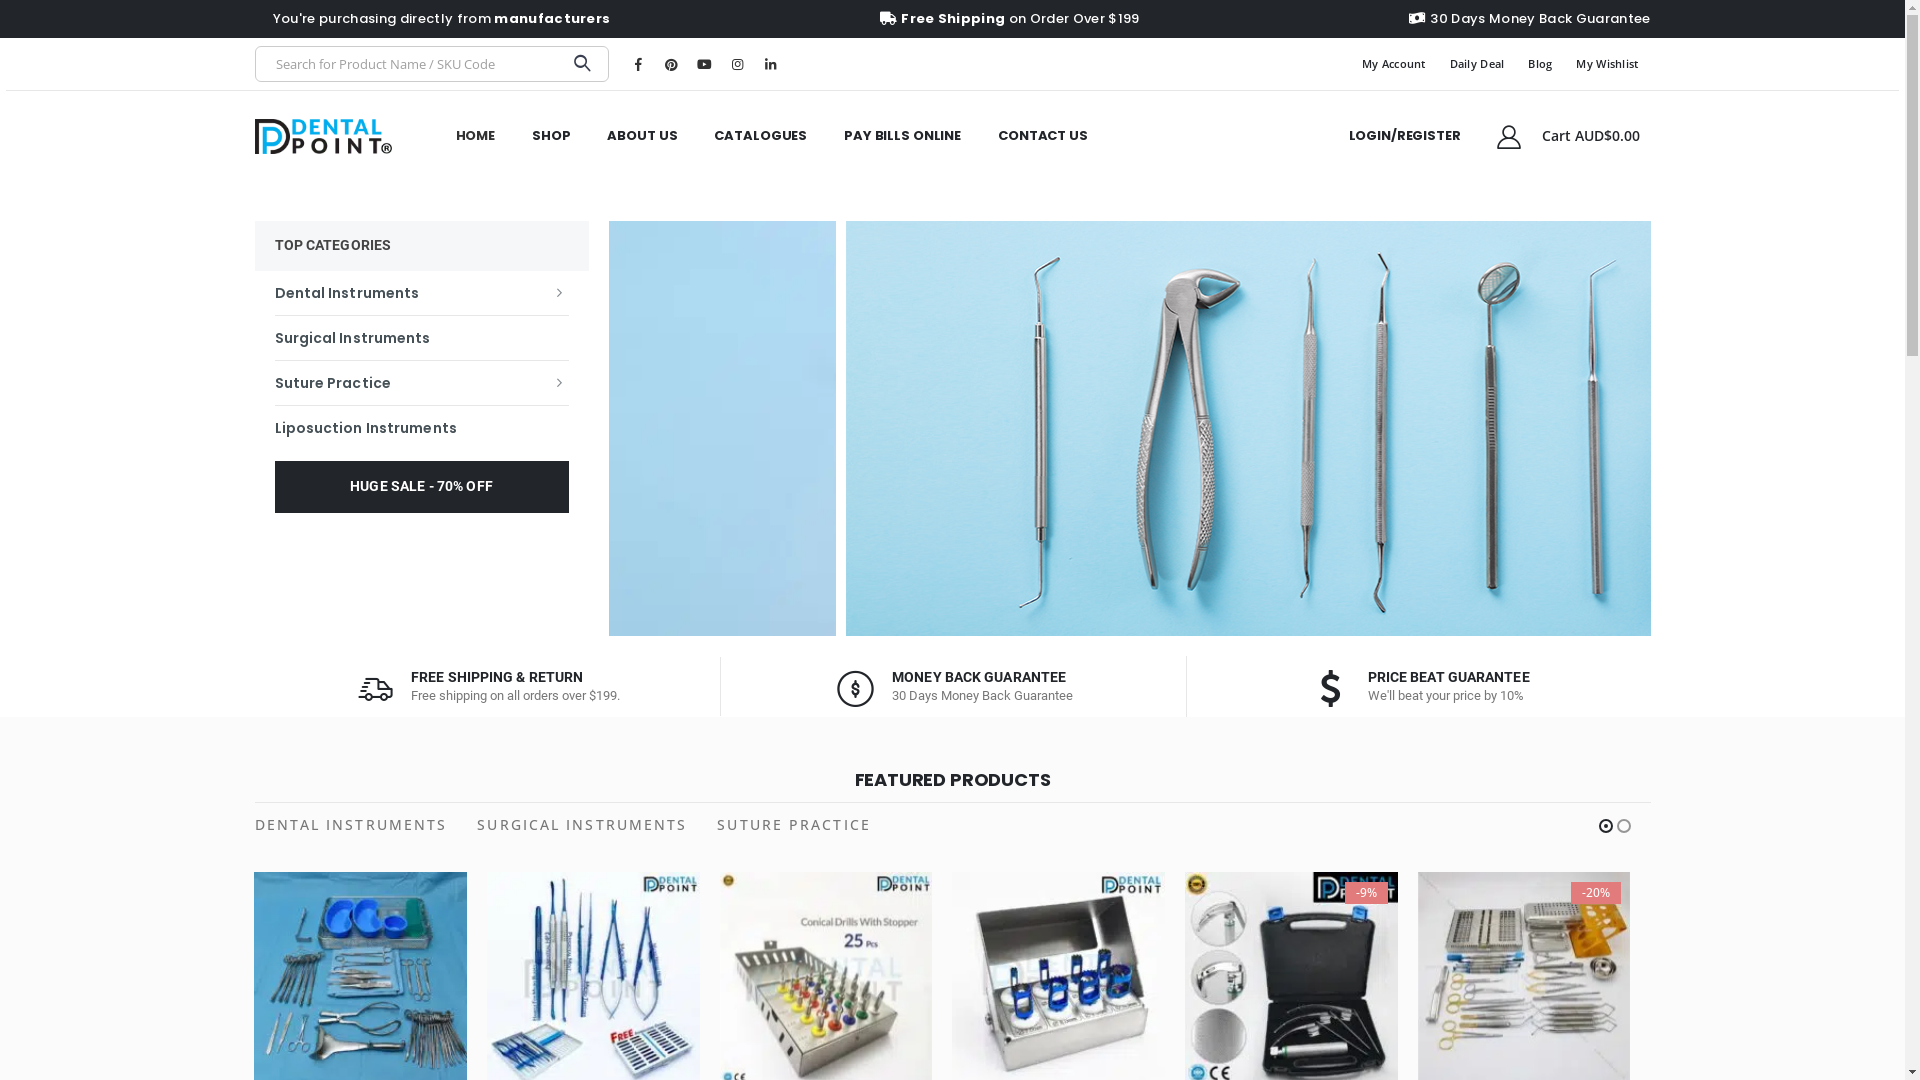 Image resolution: width=1920 pixels, height=1080 pixels. What do you see at coordinates (768, 63) in the screenshot?
I see `'LinkedIn'` at bounding box center [768, 63].